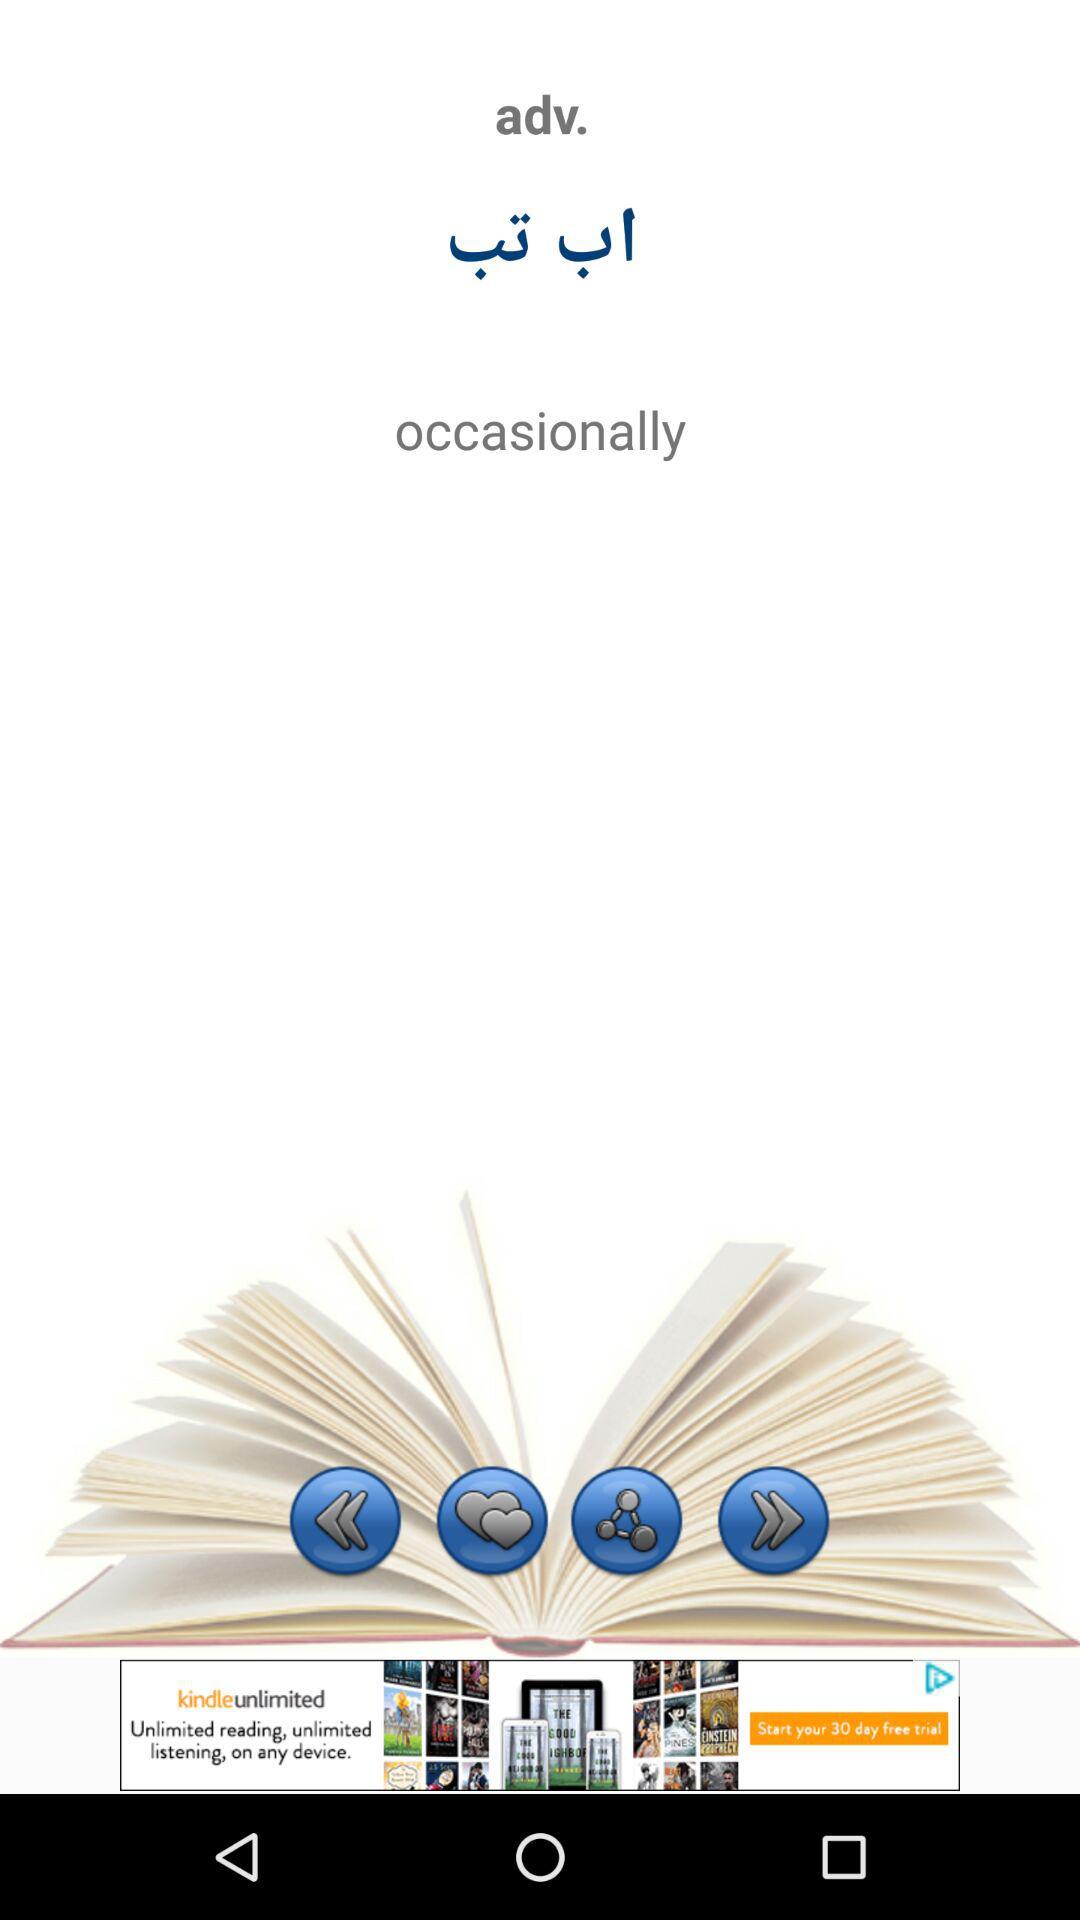  I want to click on favorites, so click(492, 1522).